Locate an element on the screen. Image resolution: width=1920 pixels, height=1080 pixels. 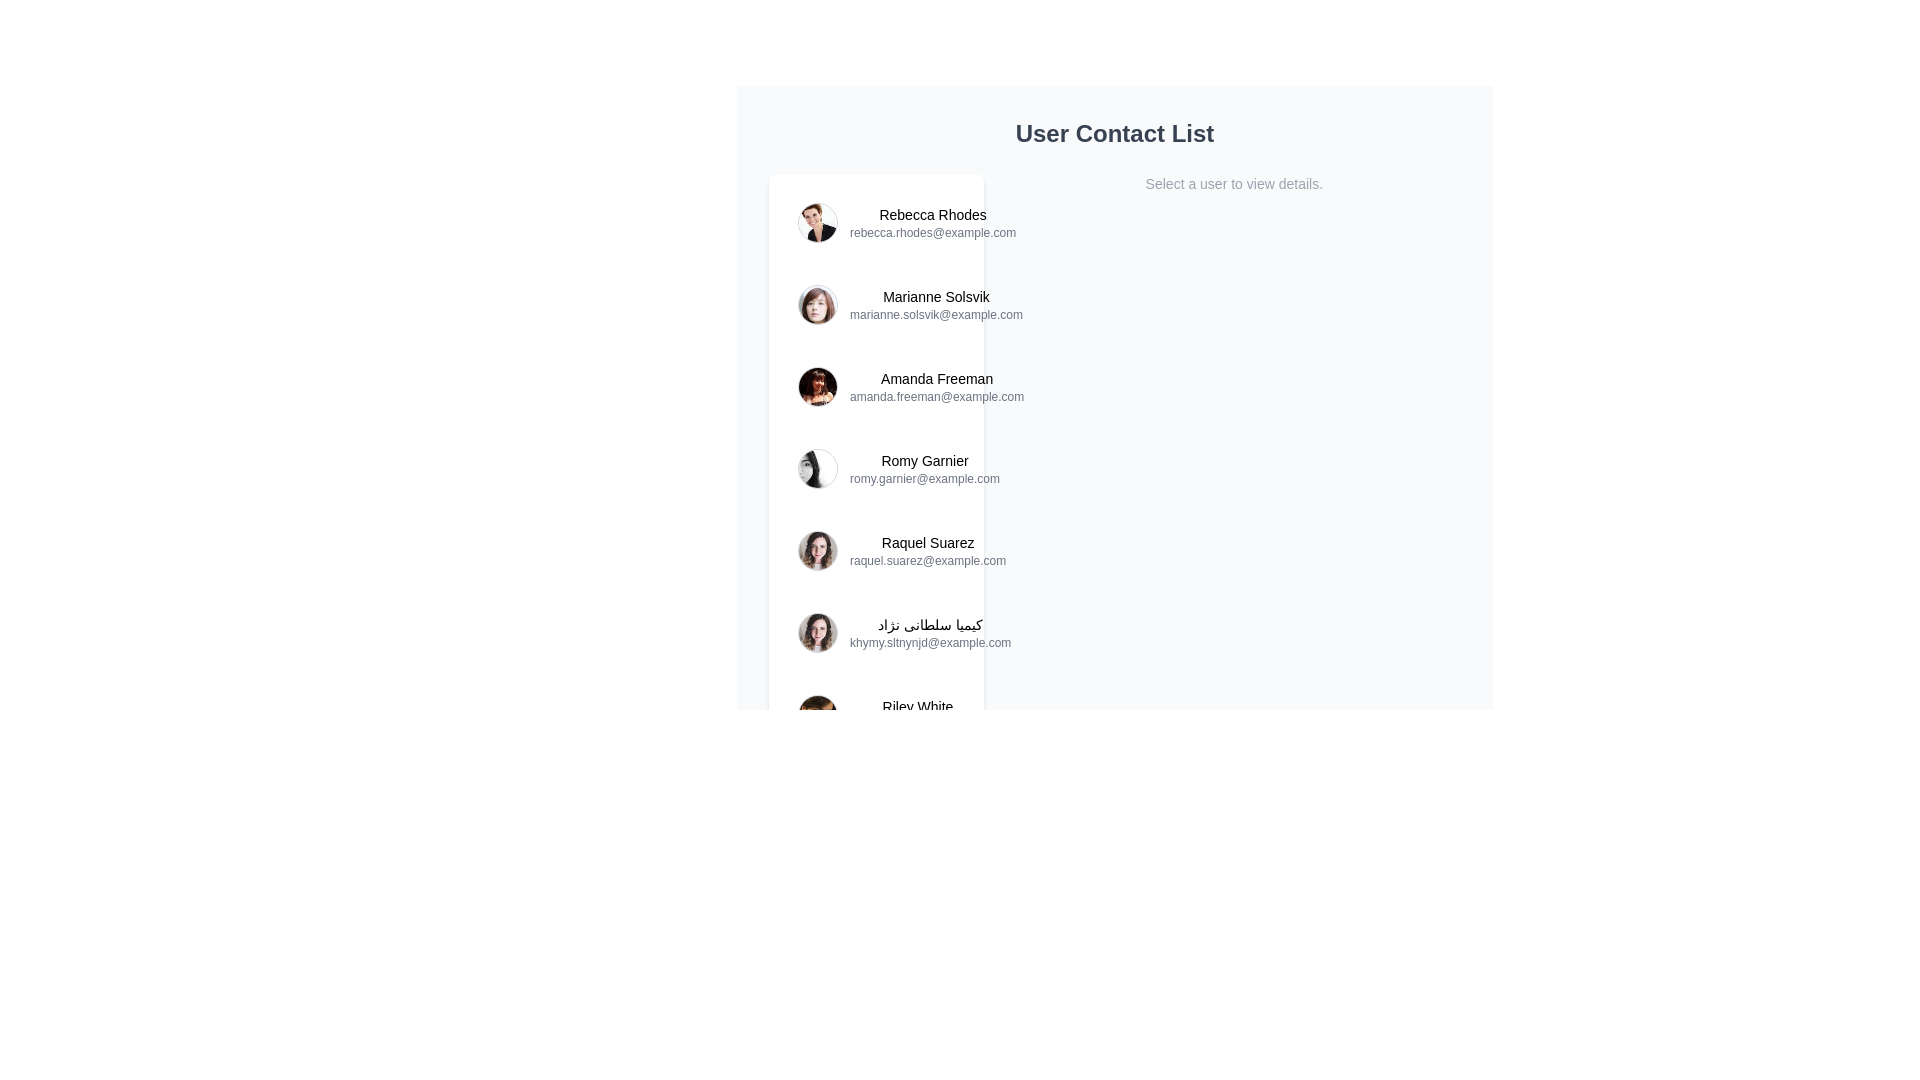
the rounded image thumbnail of the contact list entry for 'Riley White' is located at coordinates (876, 713).